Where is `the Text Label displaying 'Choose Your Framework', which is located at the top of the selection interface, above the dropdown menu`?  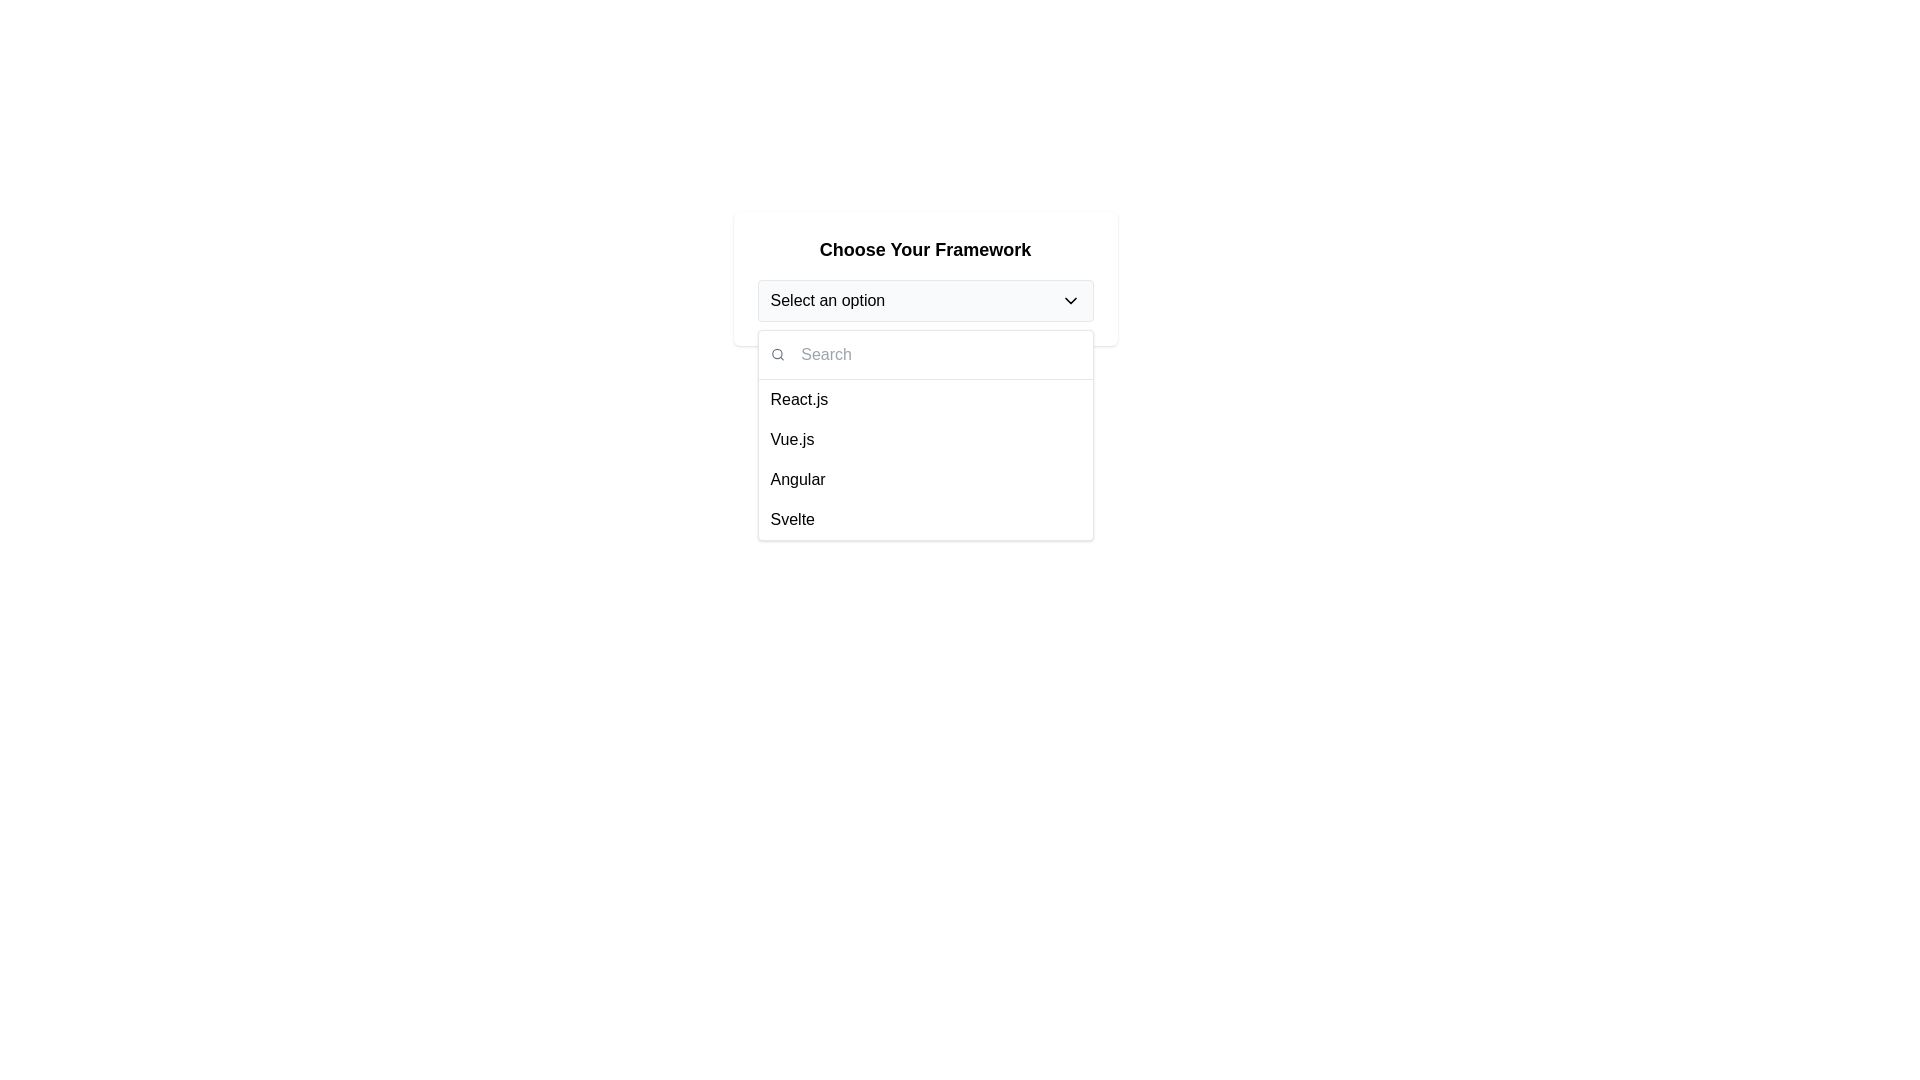
the Text Label displaying 'Choose Your Framework', which is located at the top of the selection interface, above the dropdown menu is located at coordinates (924, 249).